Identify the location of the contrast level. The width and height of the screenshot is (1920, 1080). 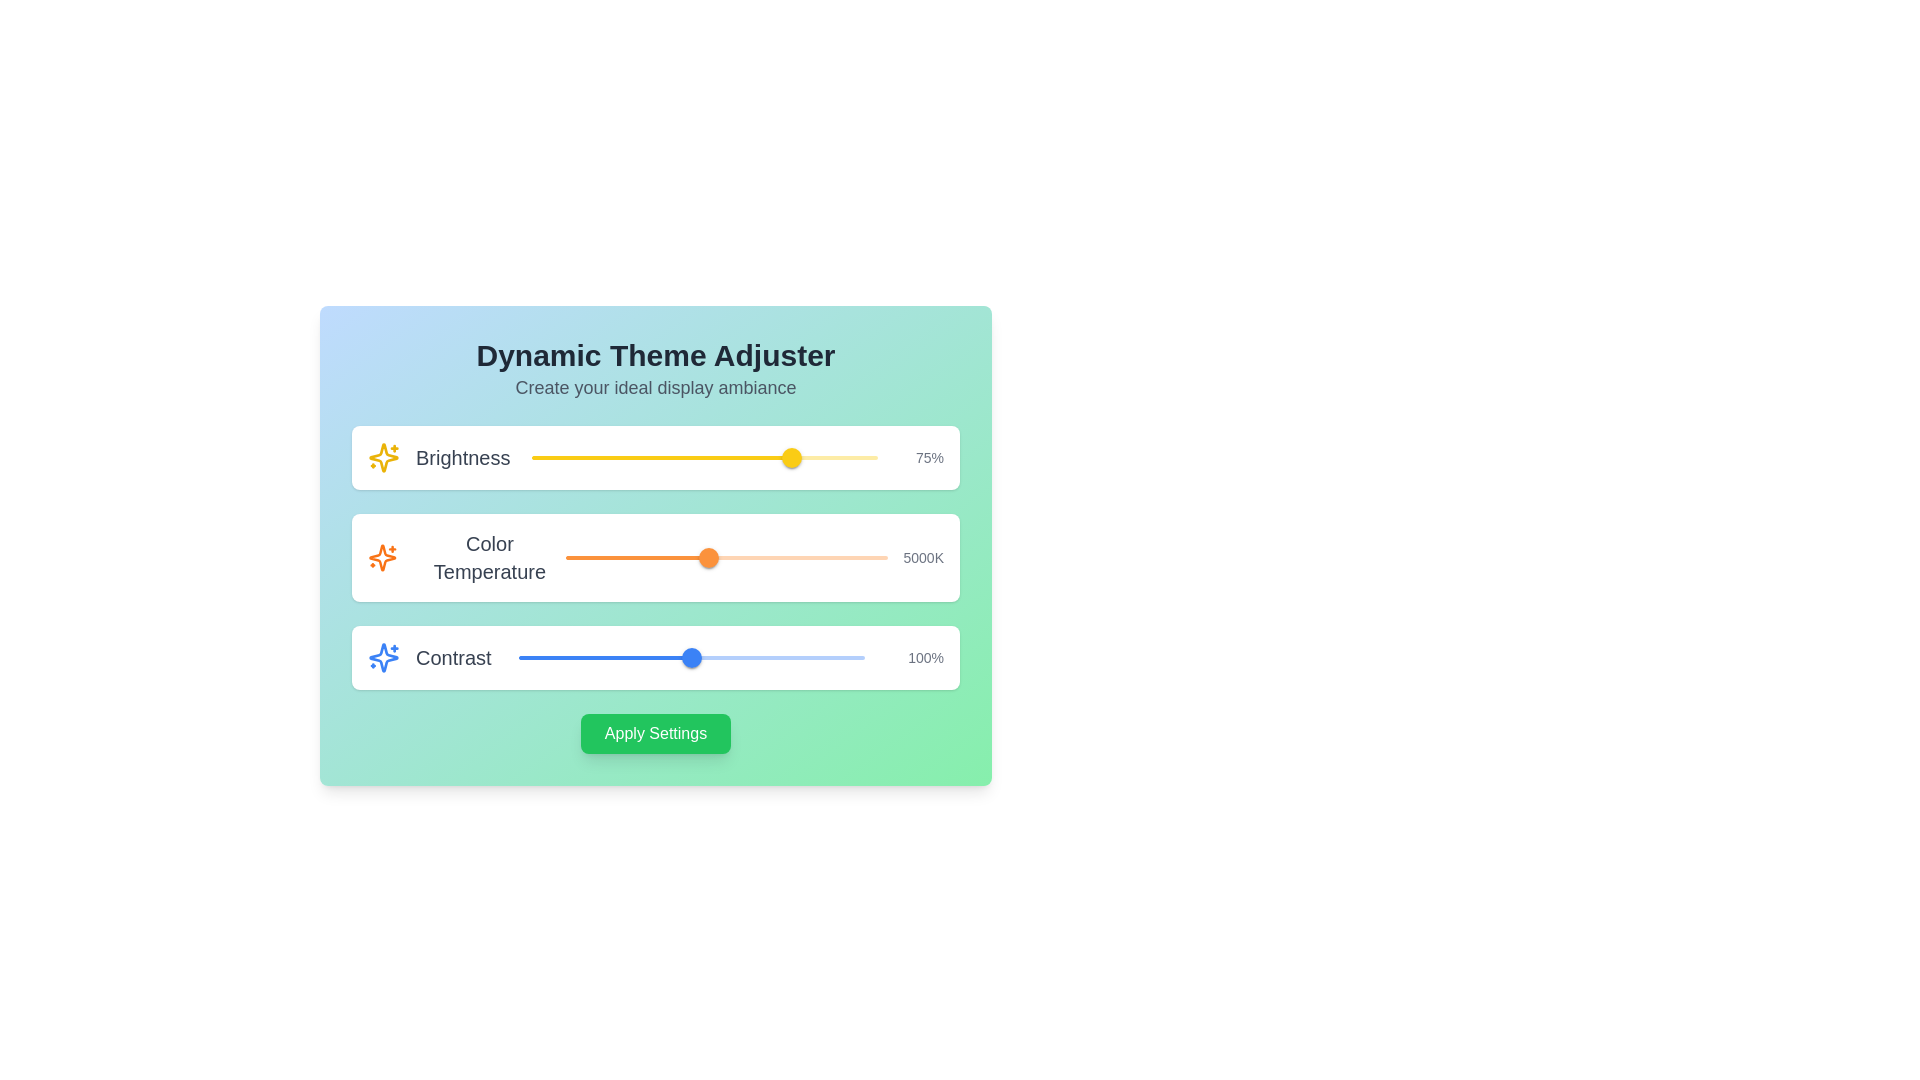
(719, 658).